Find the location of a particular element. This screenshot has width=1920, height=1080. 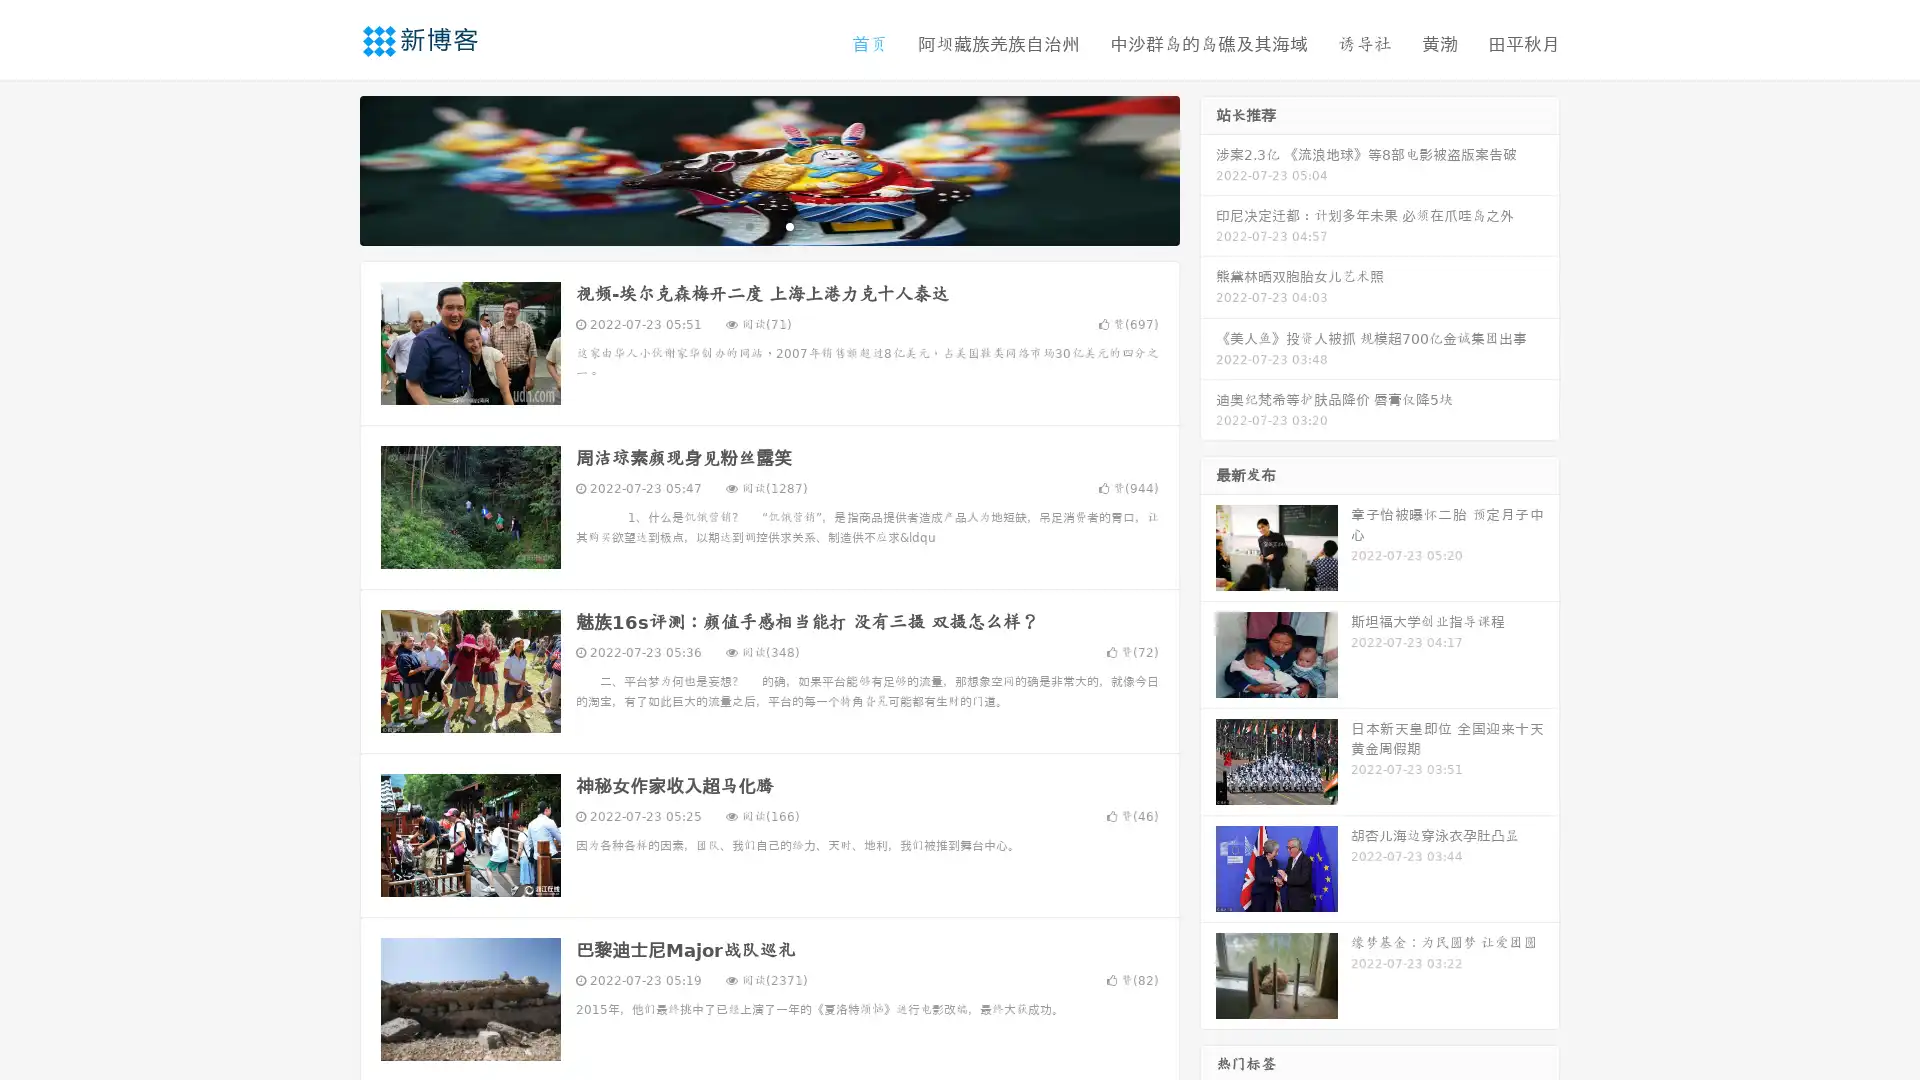

Go to slide 1 is located at coordinates (748, 225).